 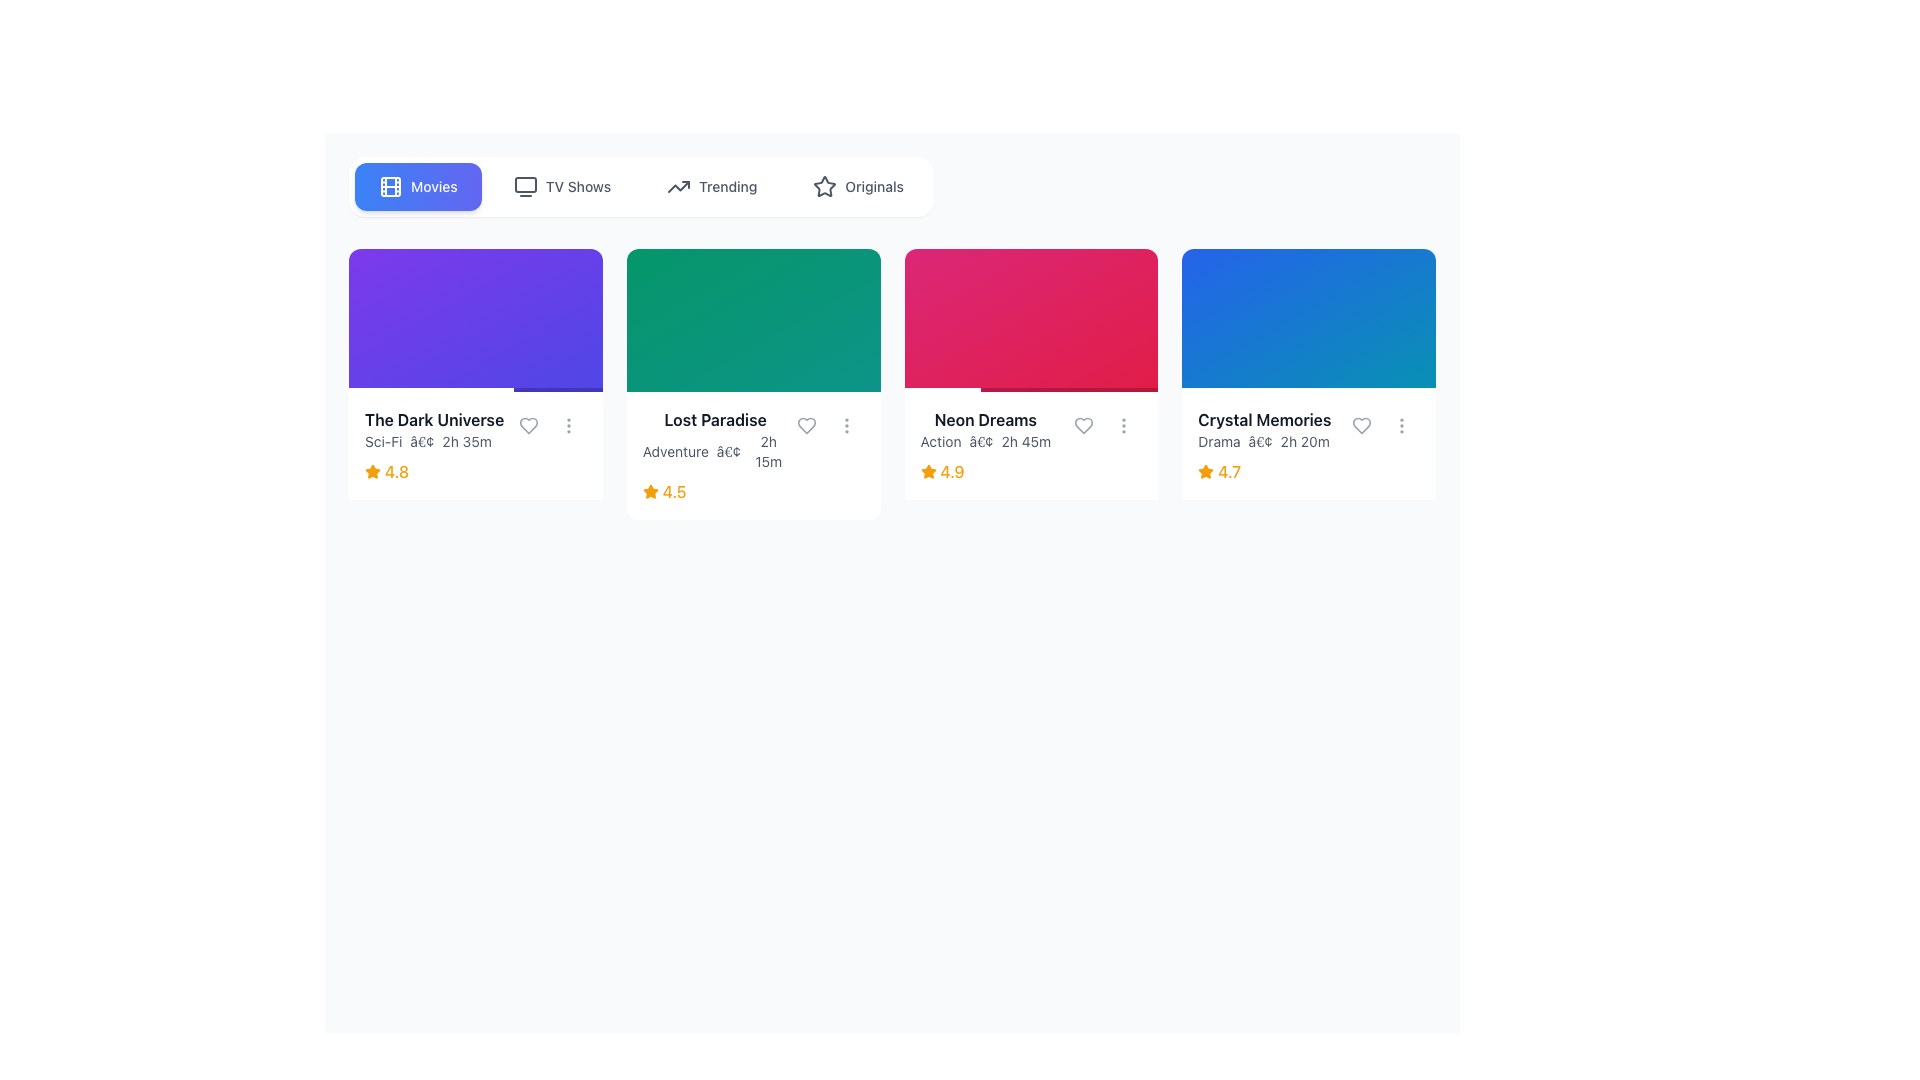 What do you see at coordinates (711, 186) in the screenshot?
I see `the 'Trending' button, which is the third button in a horizontal list at the top of the interface` at bounding box center [711, 186].